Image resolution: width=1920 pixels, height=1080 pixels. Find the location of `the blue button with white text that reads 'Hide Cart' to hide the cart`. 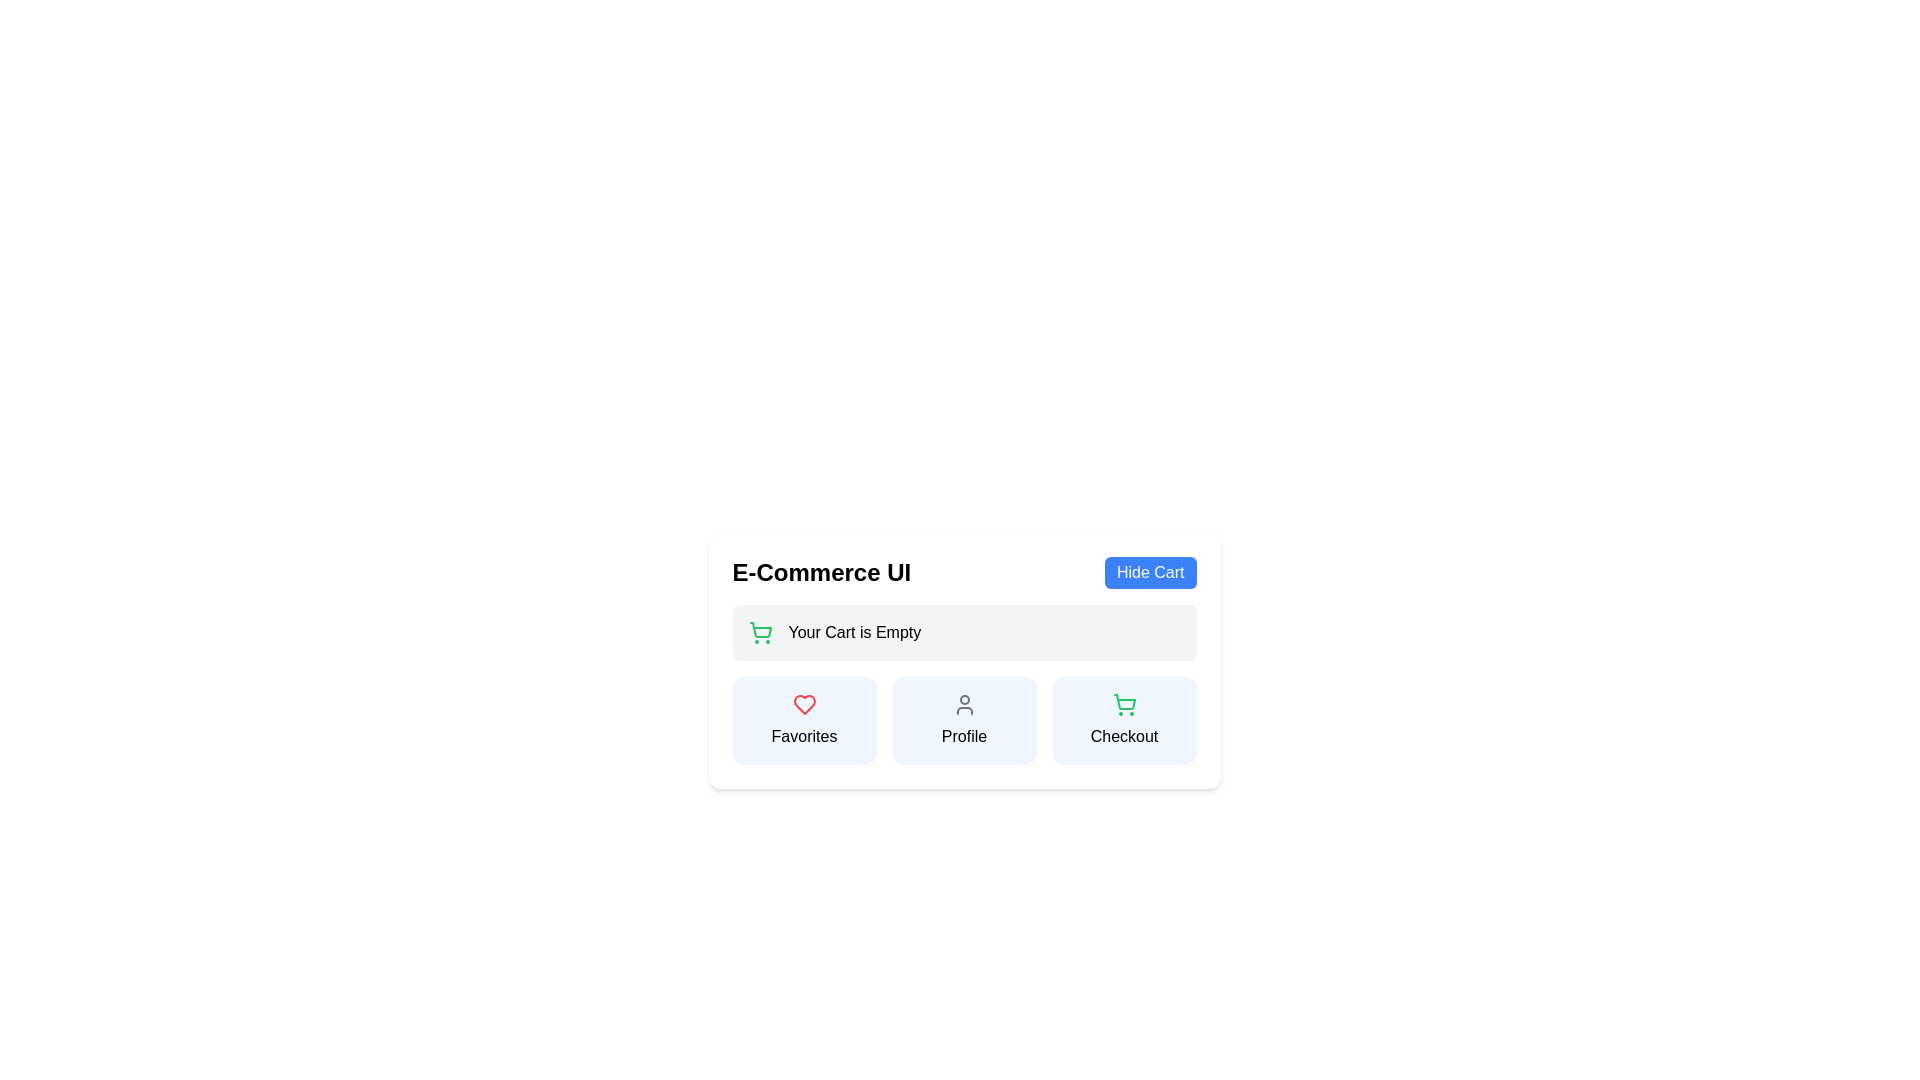

the blue button with white text that reads 'Hide Cart' to hide the cart is located at coordinates (1150, 573).